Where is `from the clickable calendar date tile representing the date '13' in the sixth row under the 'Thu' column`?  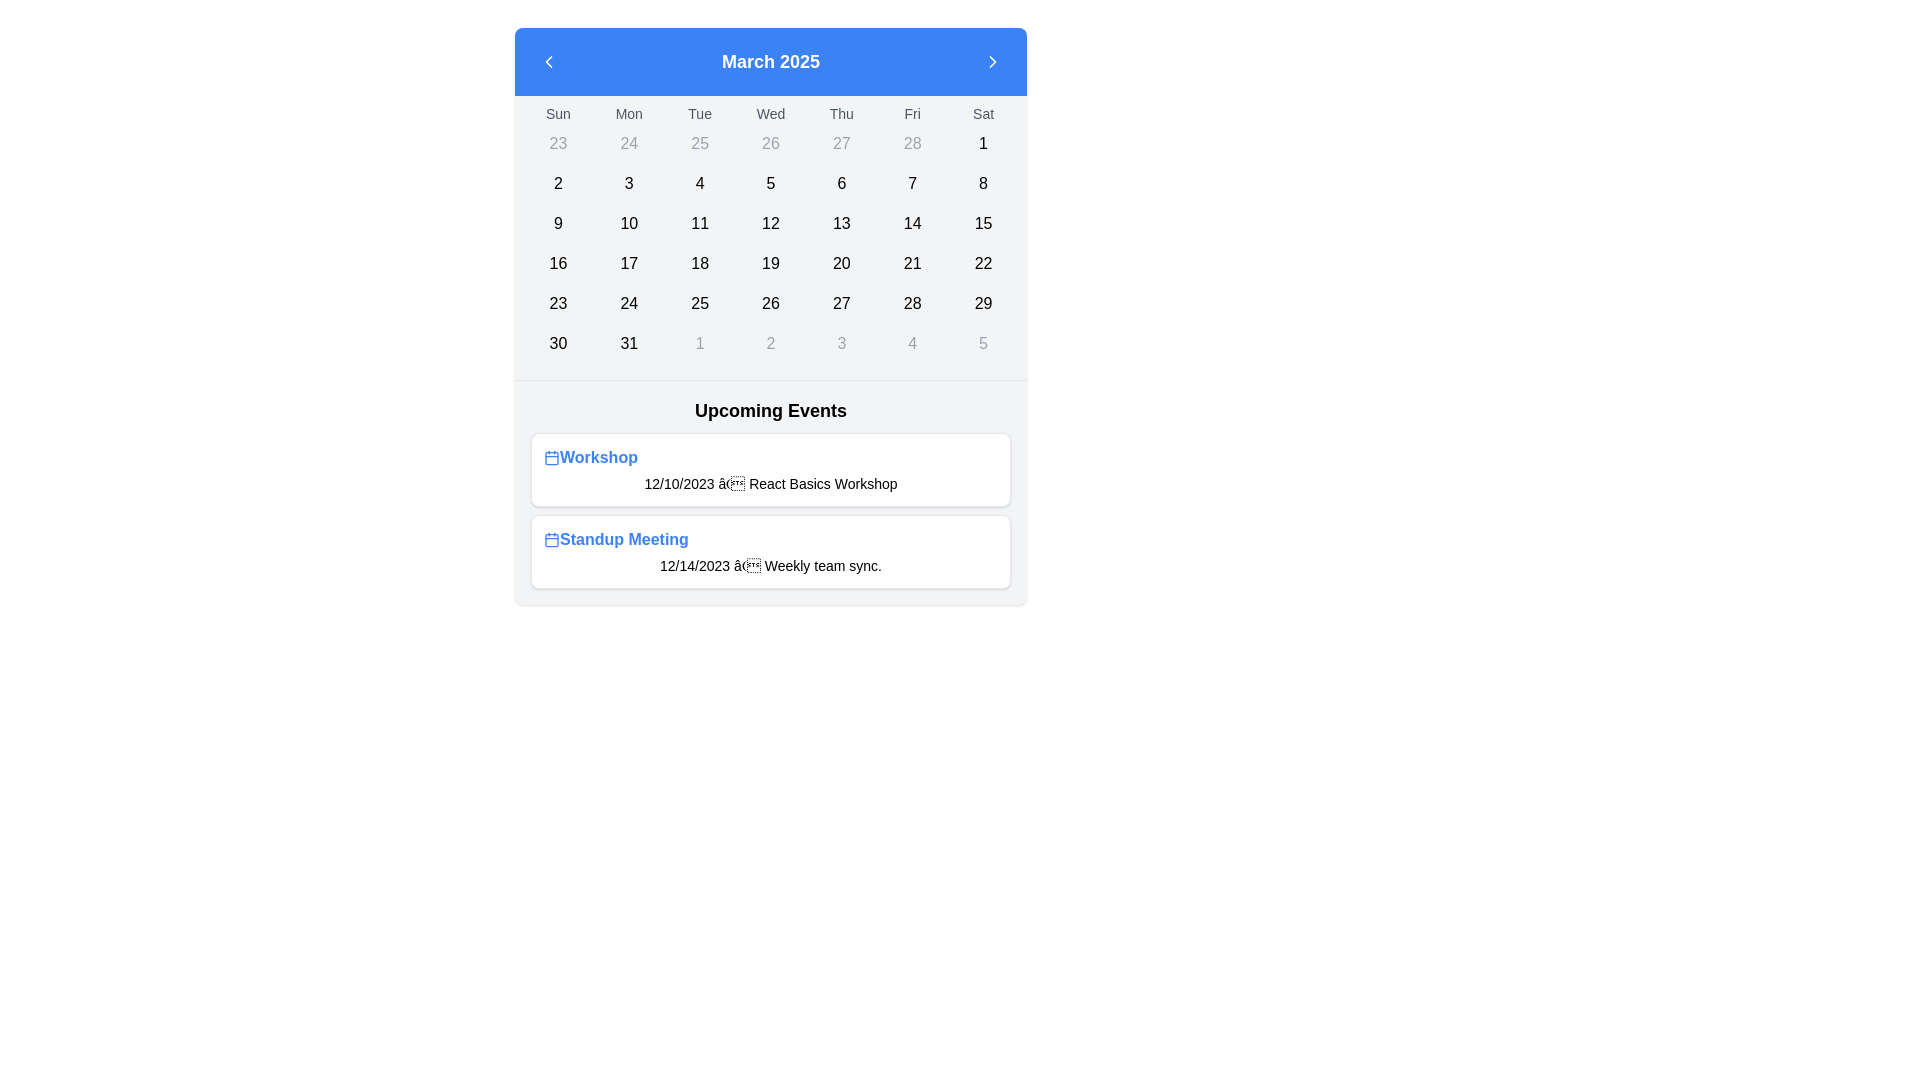
from the clickable calendar date tile representing the date '13' in the sixth row under the 'Thu' column is located at coordinates (841, 223).